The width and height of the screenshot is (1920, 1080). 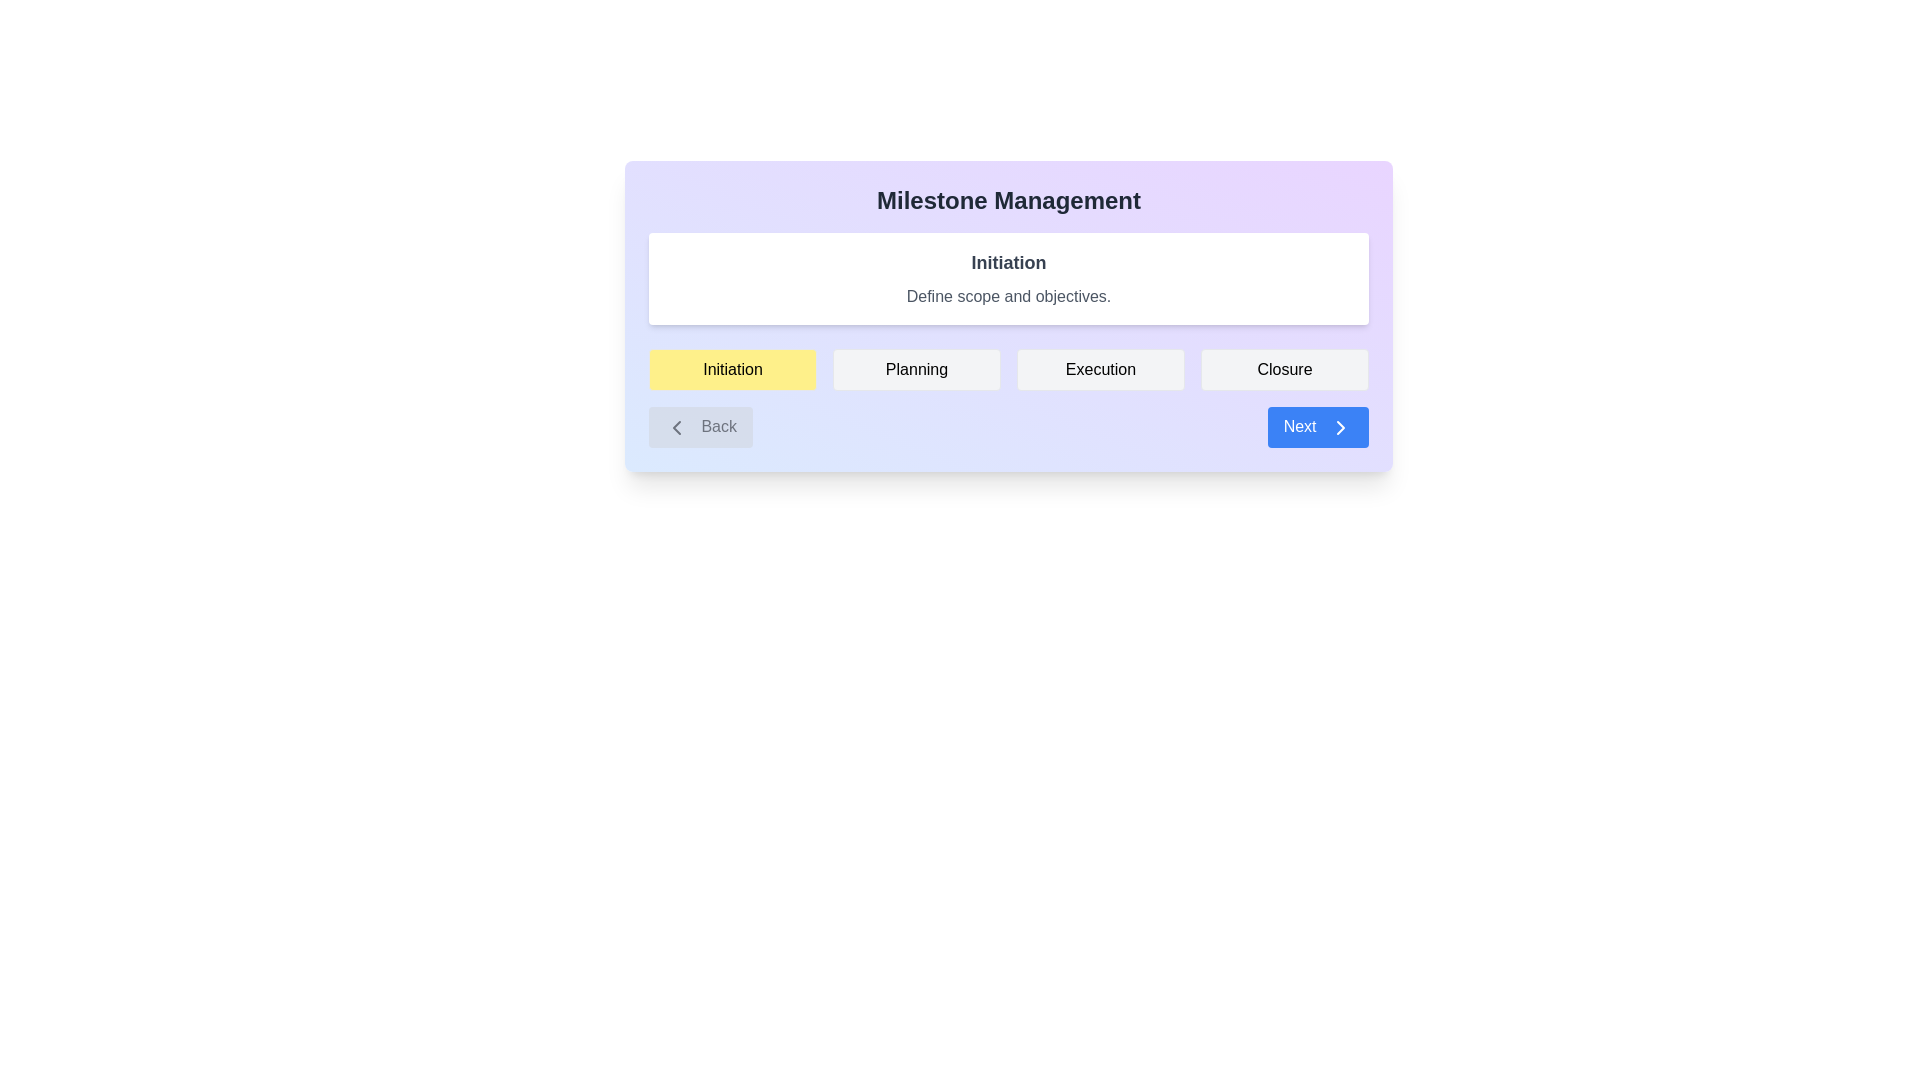 I want to click on the 'Next' button, which is a rectangular button with a vibrant blue background and white text, so click(x=1318, y=426).